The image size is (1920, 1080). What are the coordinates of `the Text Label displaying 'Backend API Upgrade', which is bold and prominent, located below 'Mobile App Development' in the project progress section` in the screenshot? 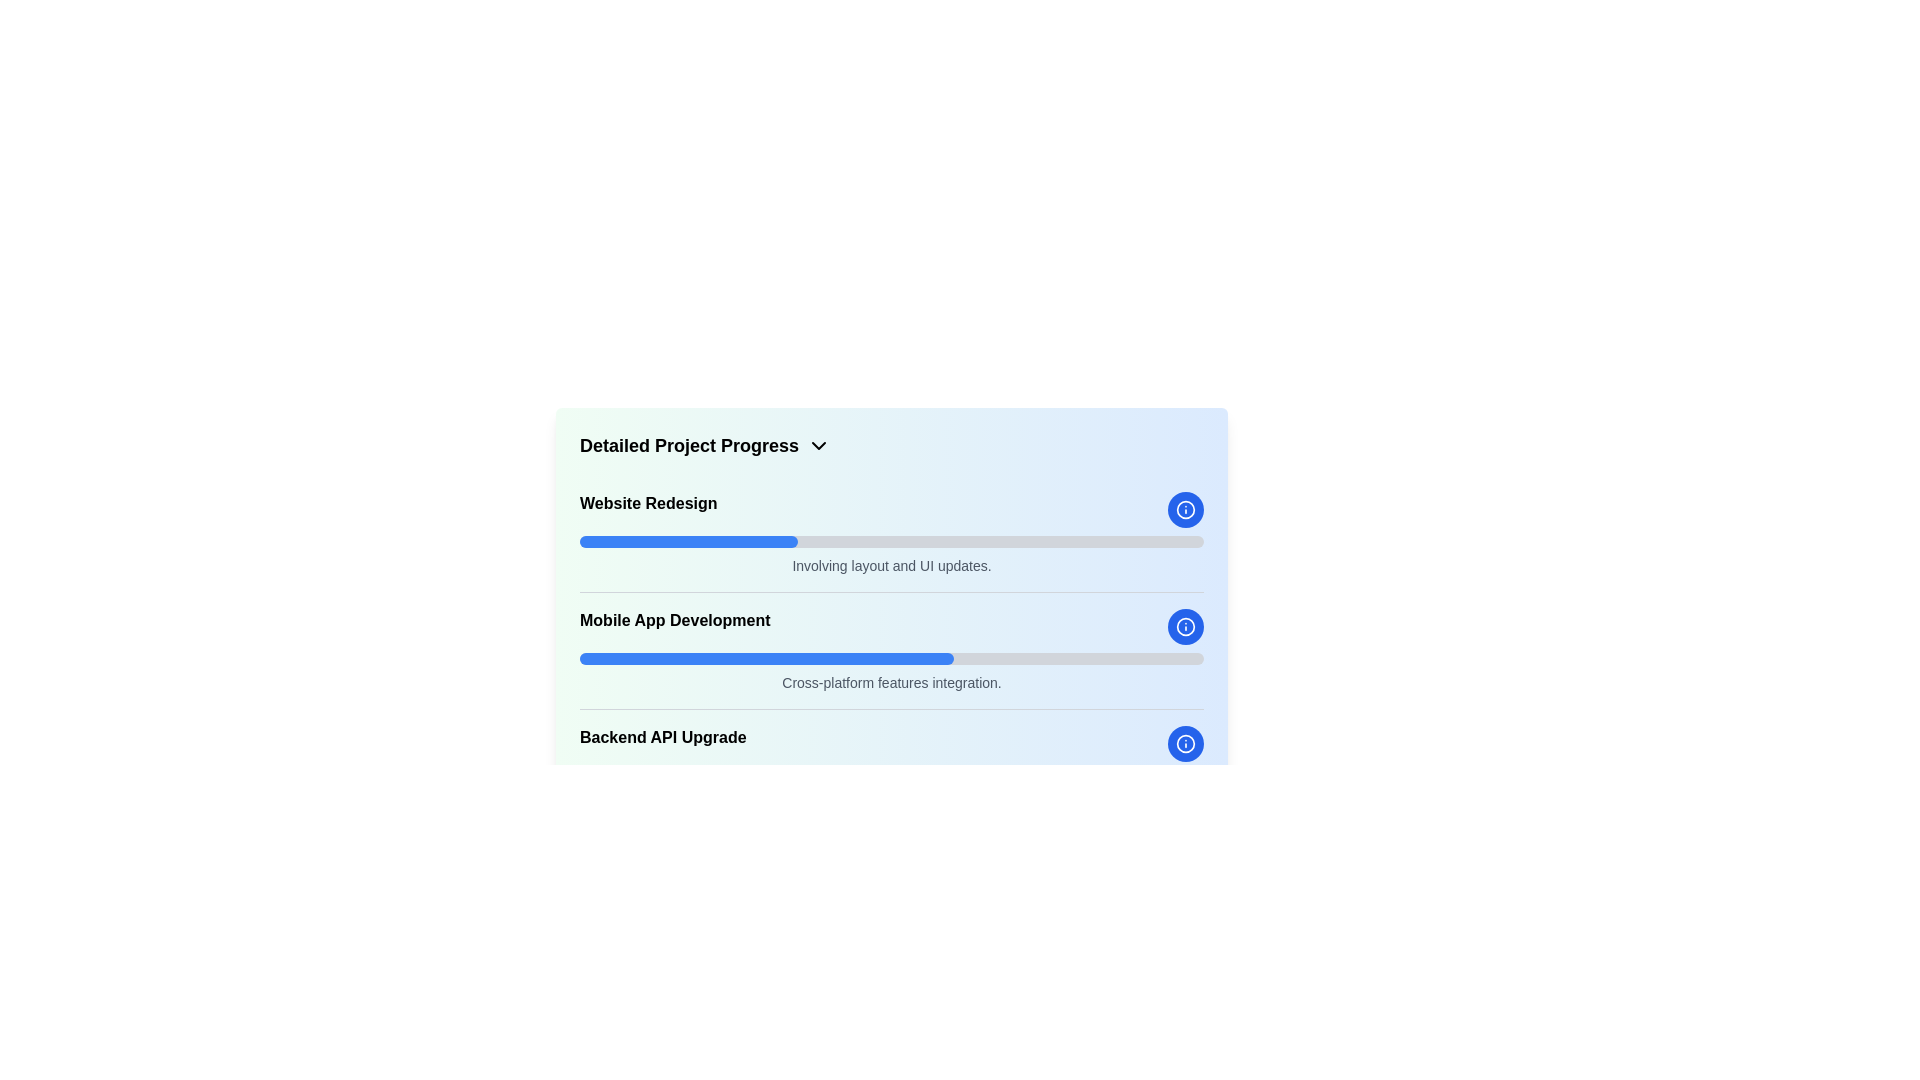 It's located at (663, 744).